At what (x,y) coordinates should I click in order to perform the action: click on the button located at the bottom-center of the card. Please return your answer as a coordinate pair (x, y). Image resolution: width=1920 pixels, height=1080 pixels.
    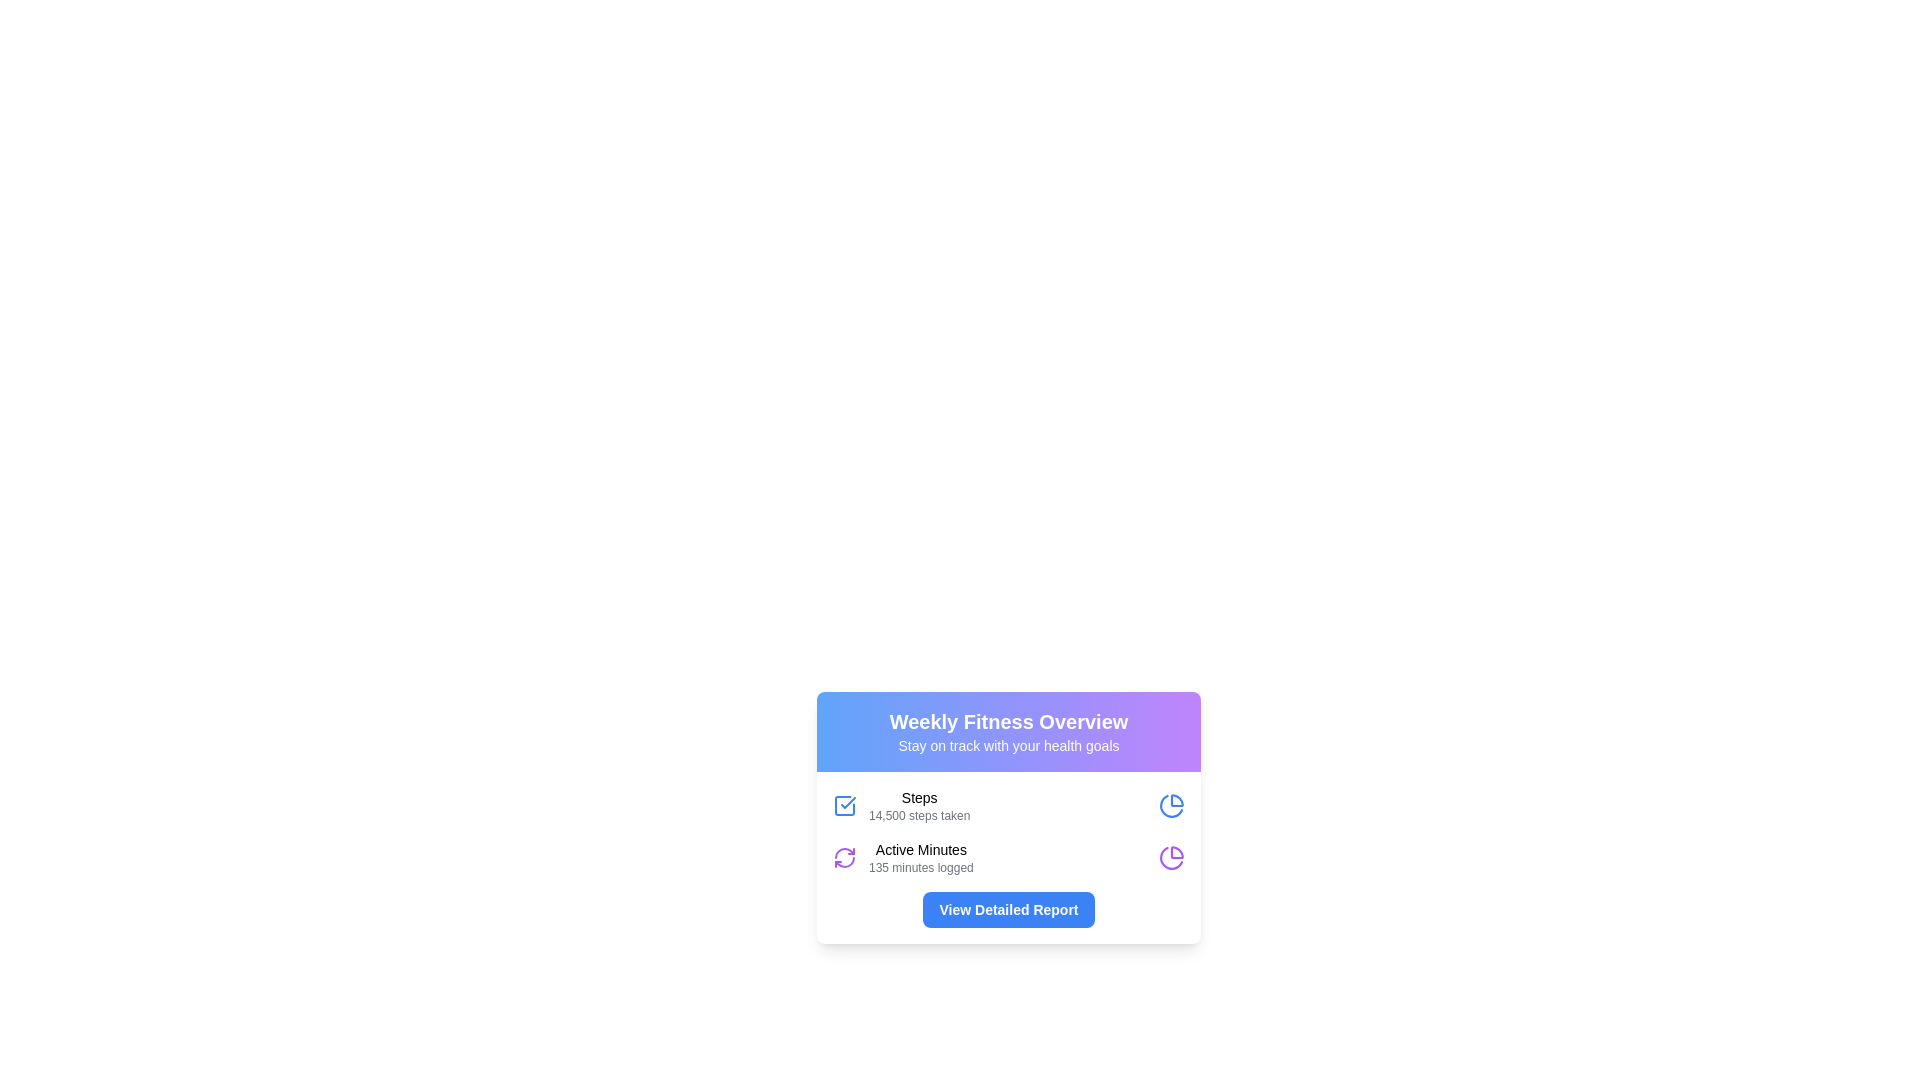
    Looking at the image, I should click on (1008, 910).